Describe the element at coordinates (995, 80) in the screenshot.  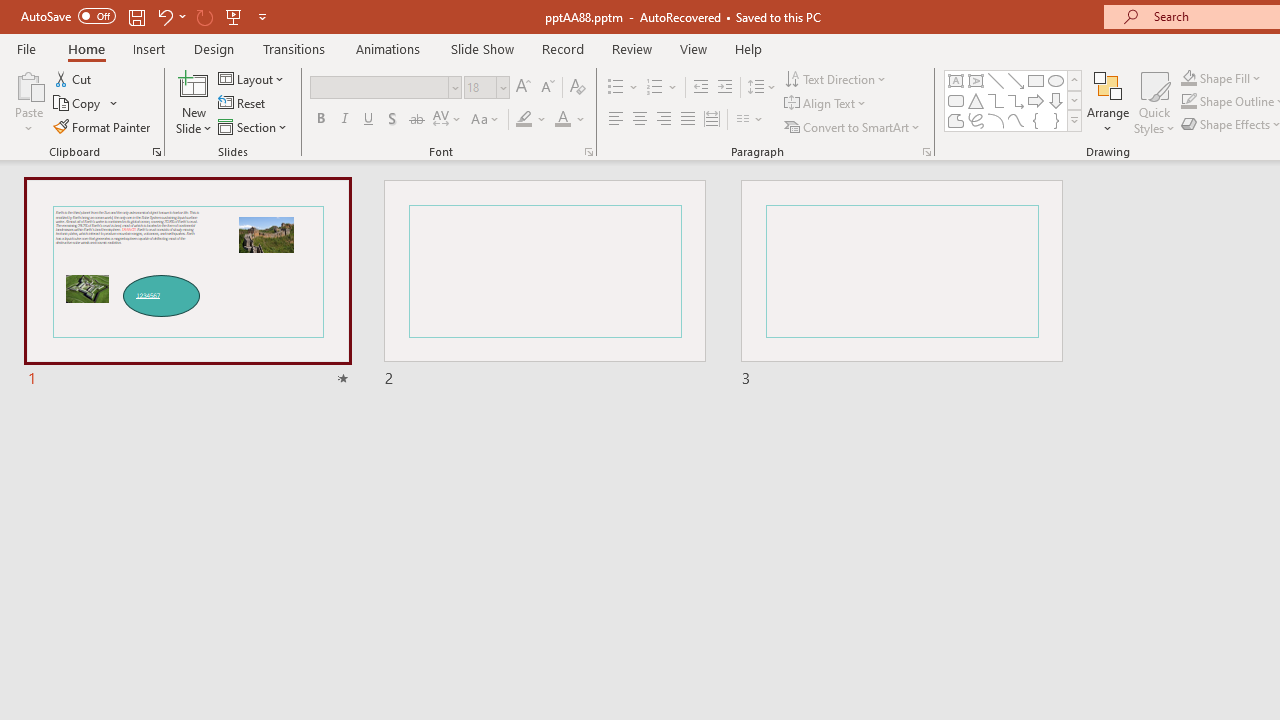
I see `'Line'` at that location.